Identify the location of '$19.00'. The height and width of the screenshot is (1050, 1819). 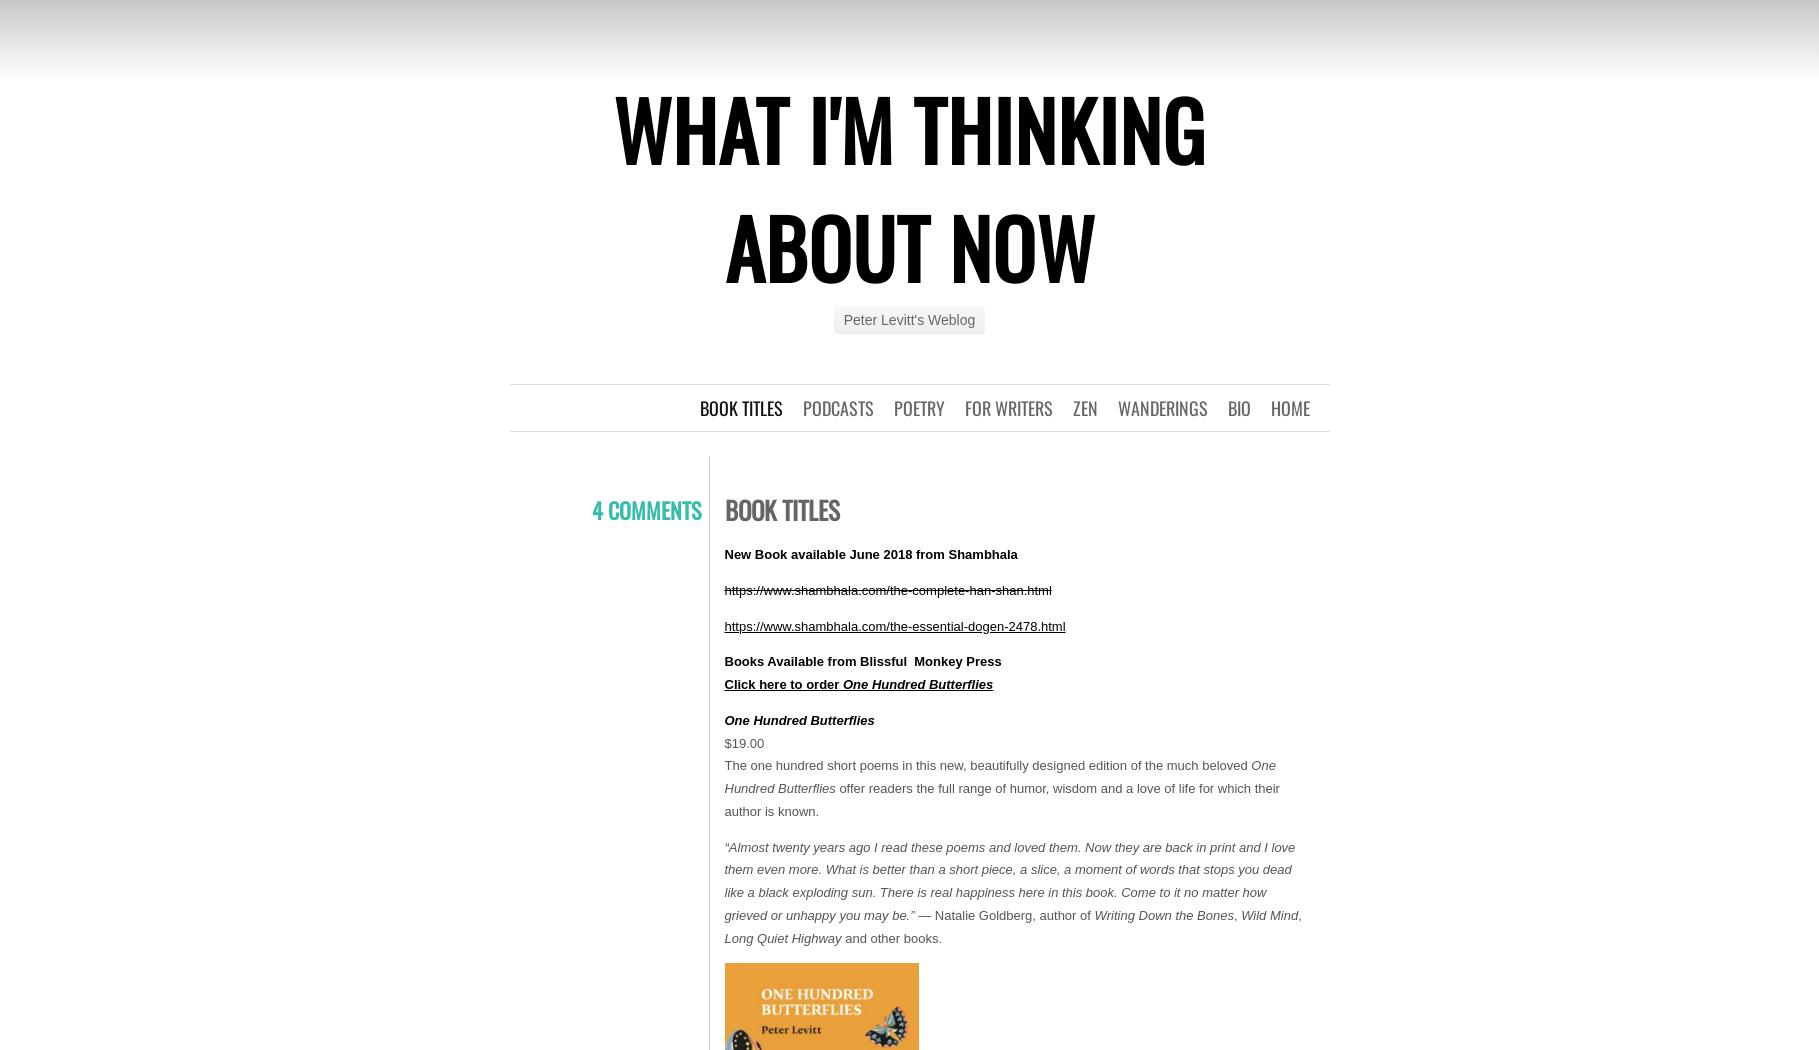
(743, 741).